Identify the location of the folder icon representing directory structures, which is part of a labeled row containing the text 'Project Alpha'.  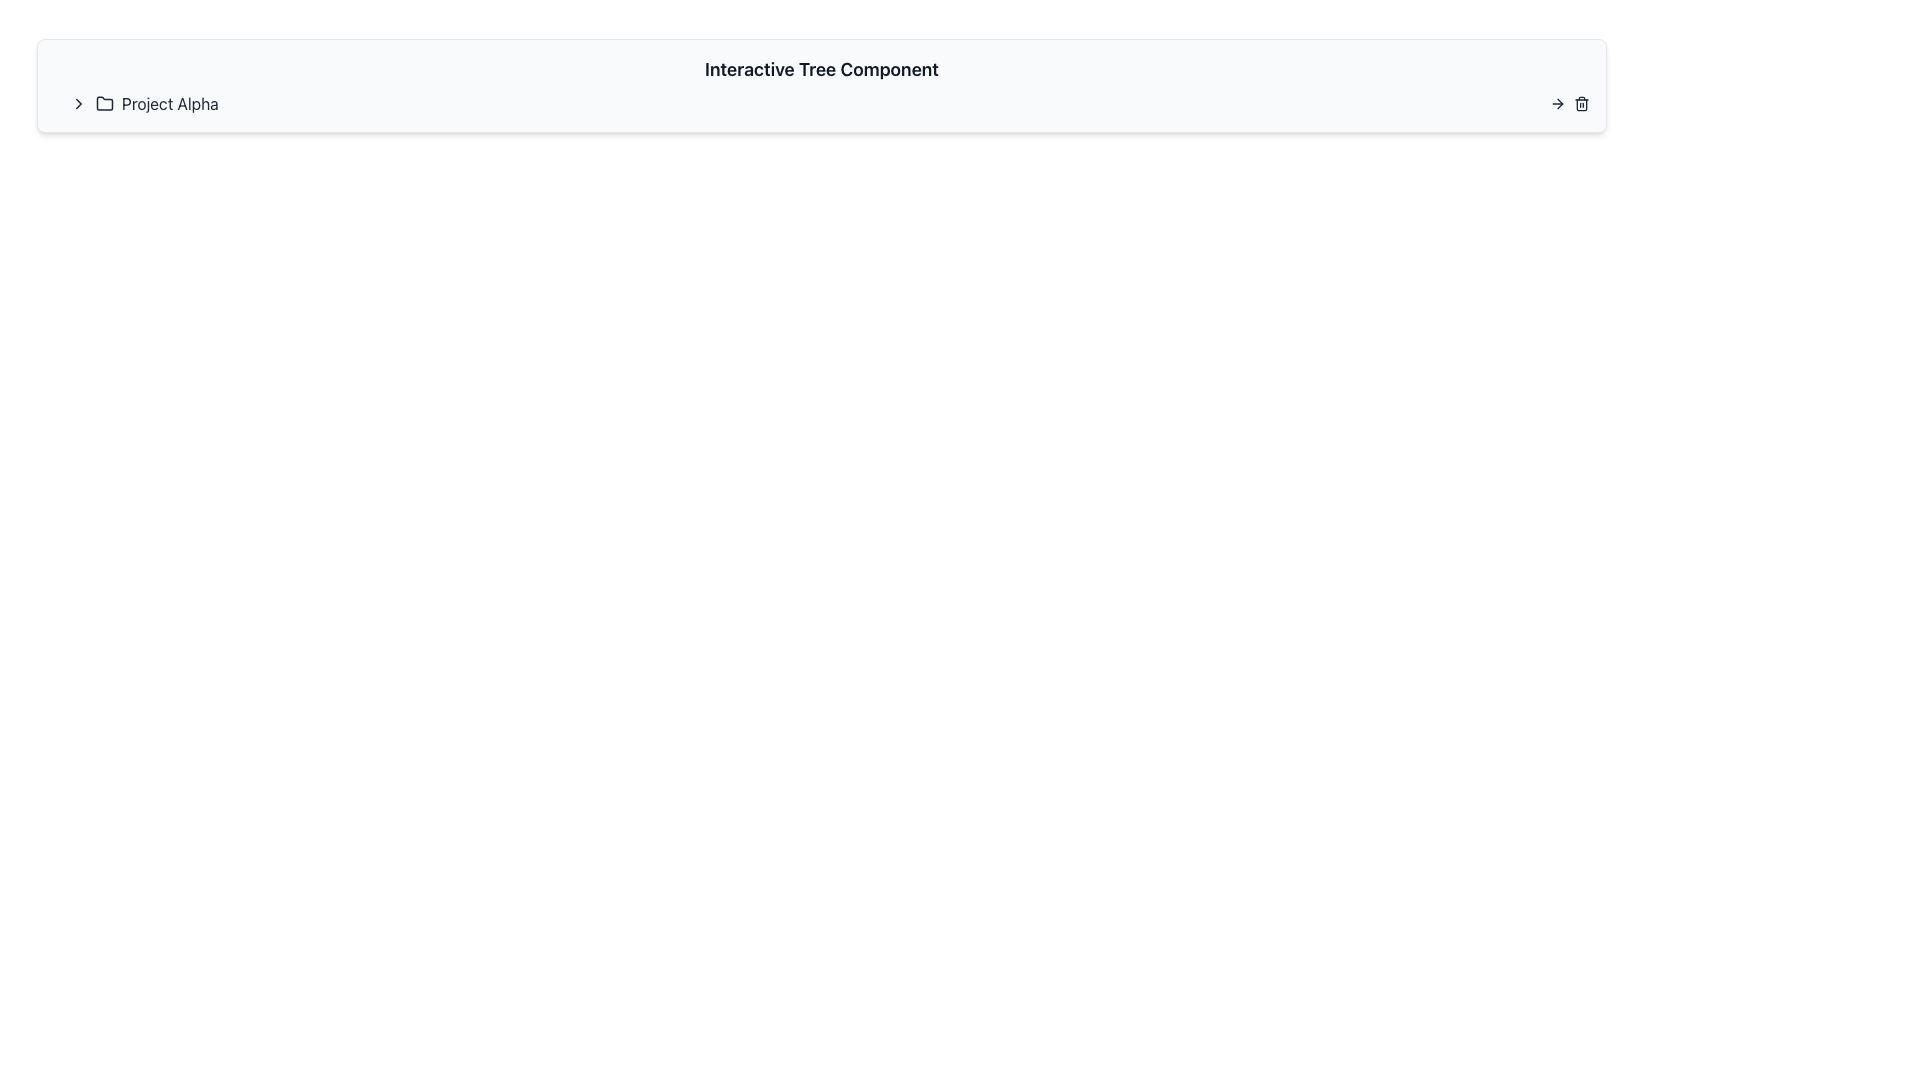
(104, 104).